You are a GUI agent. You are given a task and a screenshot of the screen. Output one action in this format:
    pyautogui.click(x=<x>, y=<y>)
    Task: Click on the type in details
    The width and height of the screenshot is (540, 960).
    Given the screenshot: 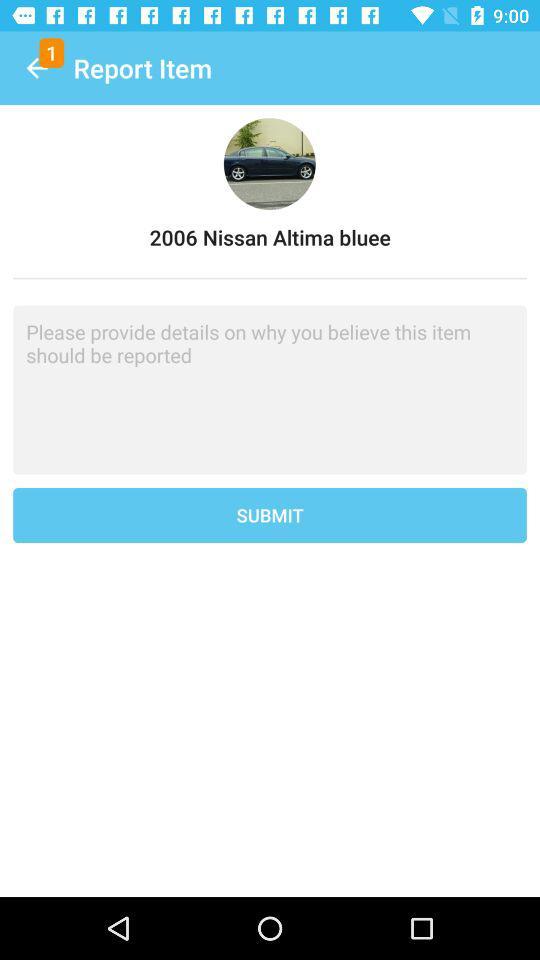 What is the action you would take?
    pyautogui.click(x=270, y=389)
    